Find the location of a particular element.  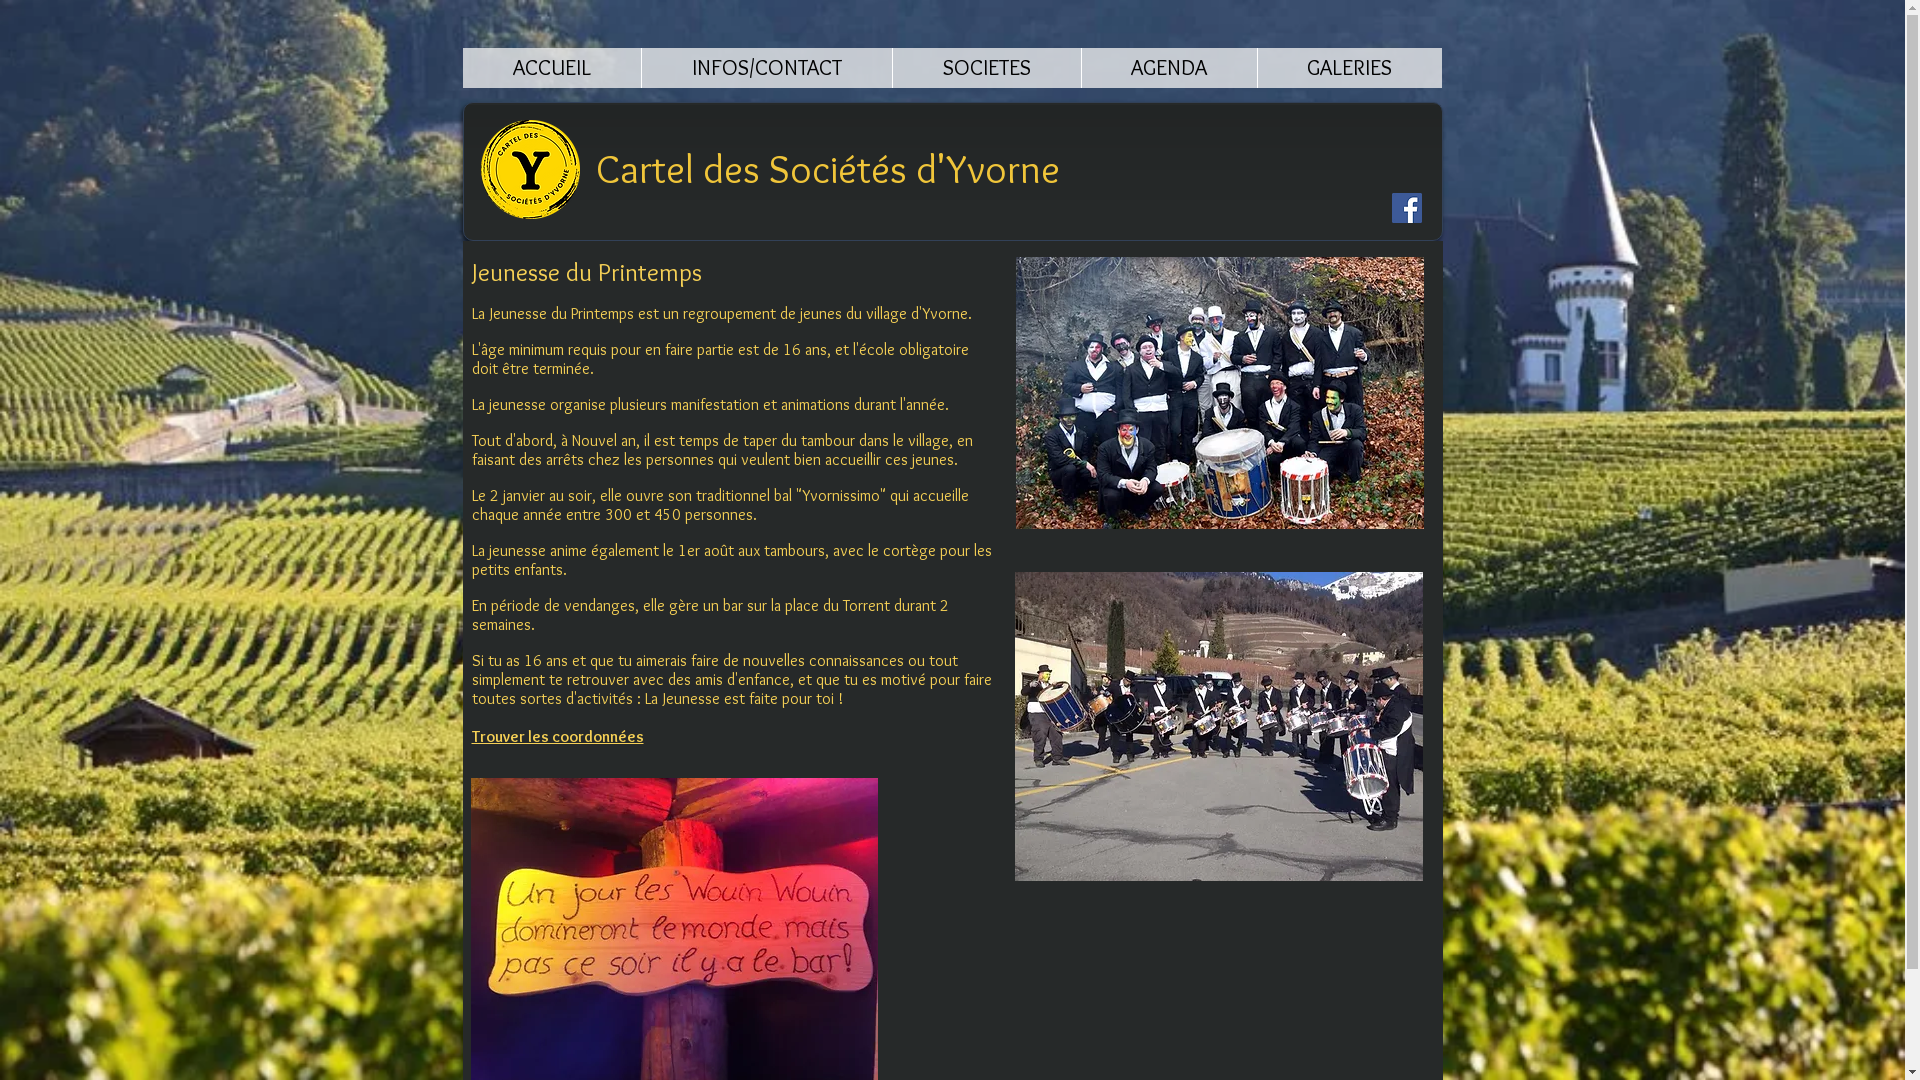

'Cartel' is located at coordinates (594, 167).